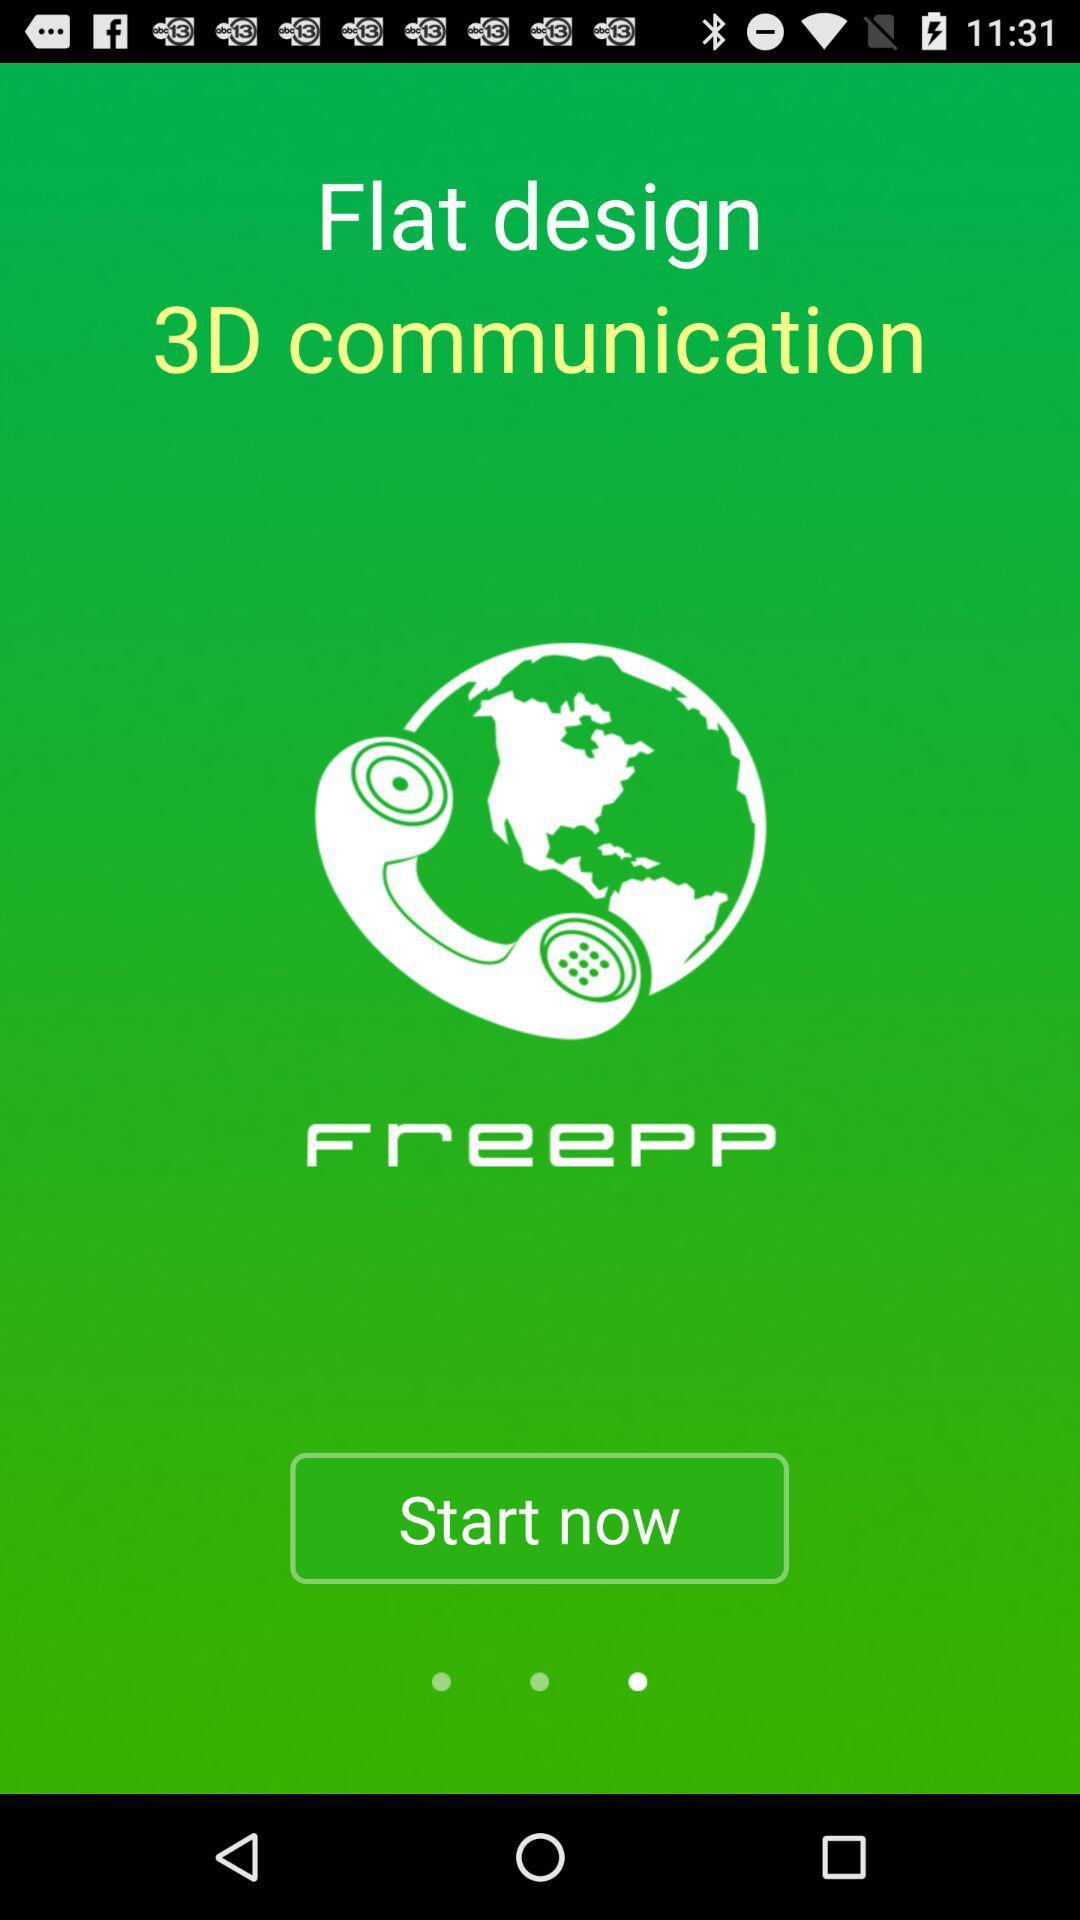  Describe the element at coordinates (538, 1518) in the screenshot. I see `item below 3d communication item` at that location.